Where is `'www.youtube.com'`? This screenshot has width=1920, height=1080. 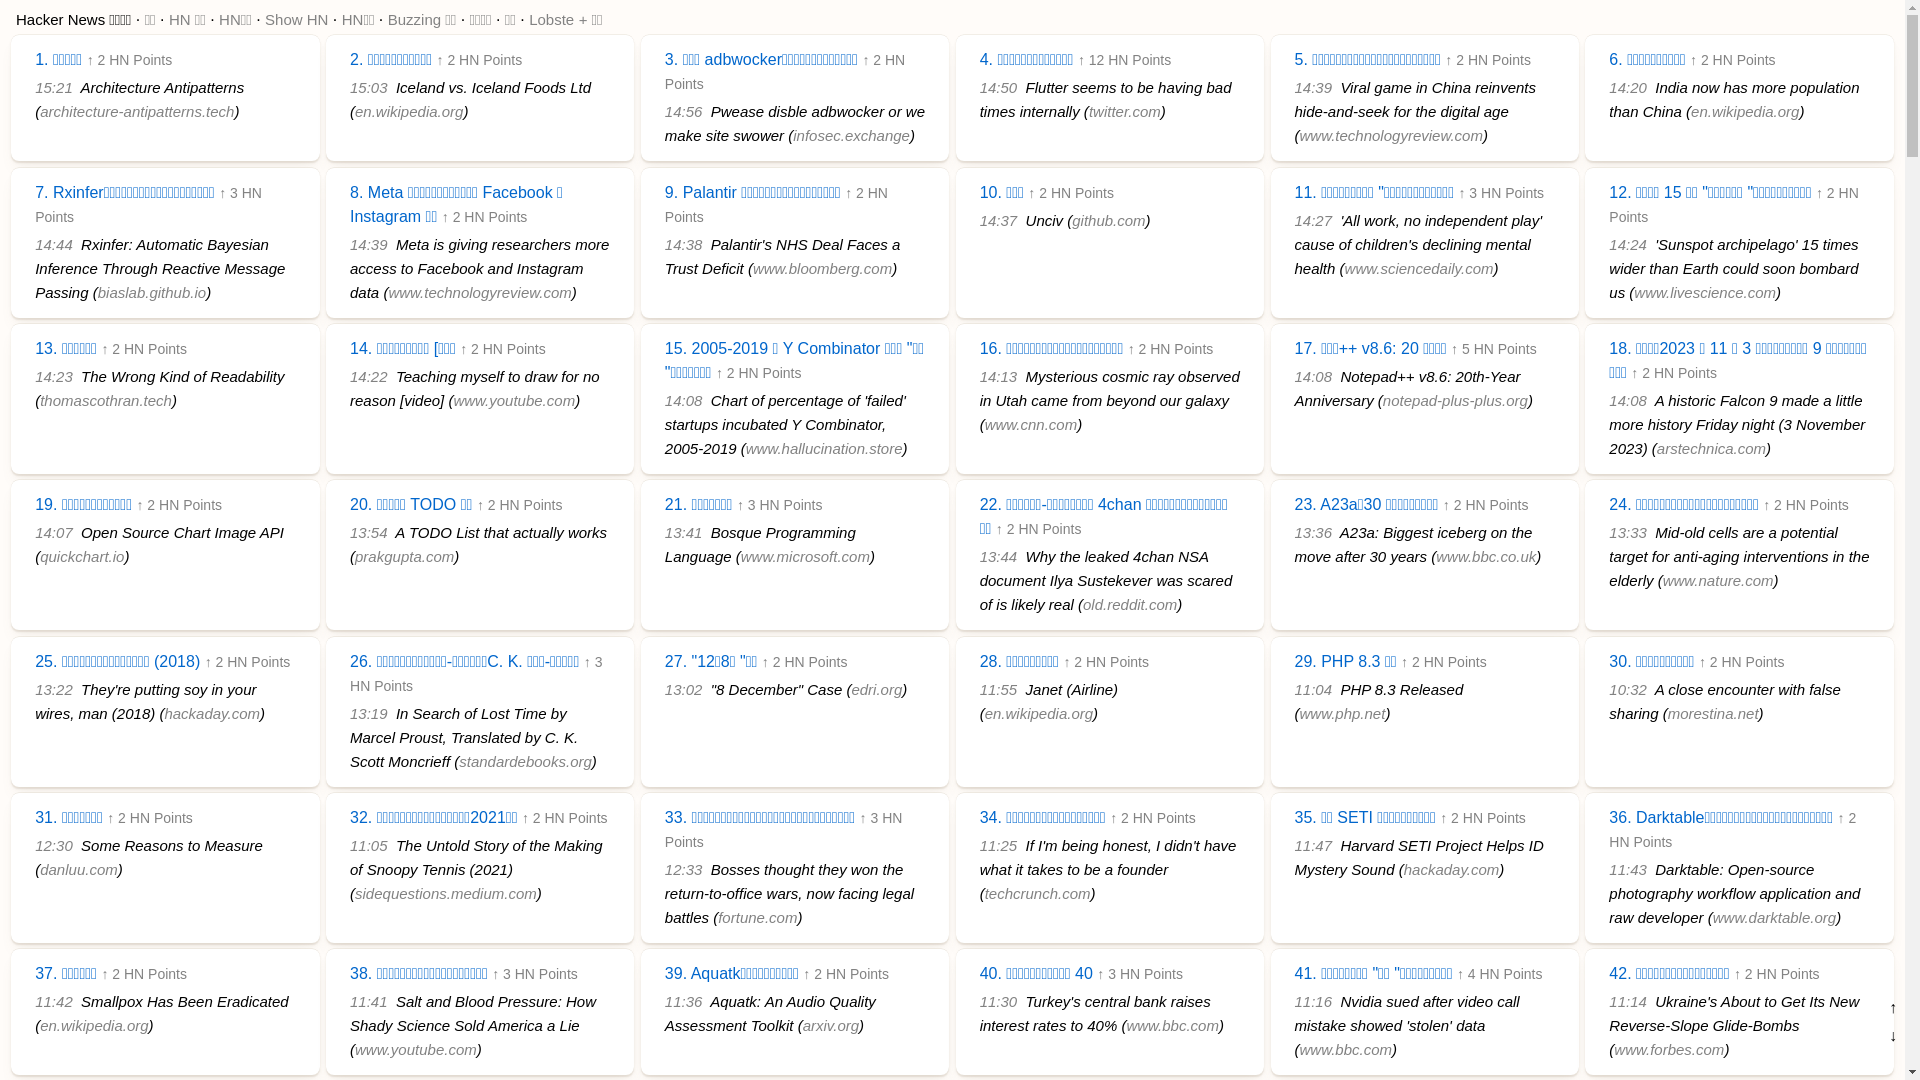 'www.youtube.com' is located at coordinates (415, 1048).